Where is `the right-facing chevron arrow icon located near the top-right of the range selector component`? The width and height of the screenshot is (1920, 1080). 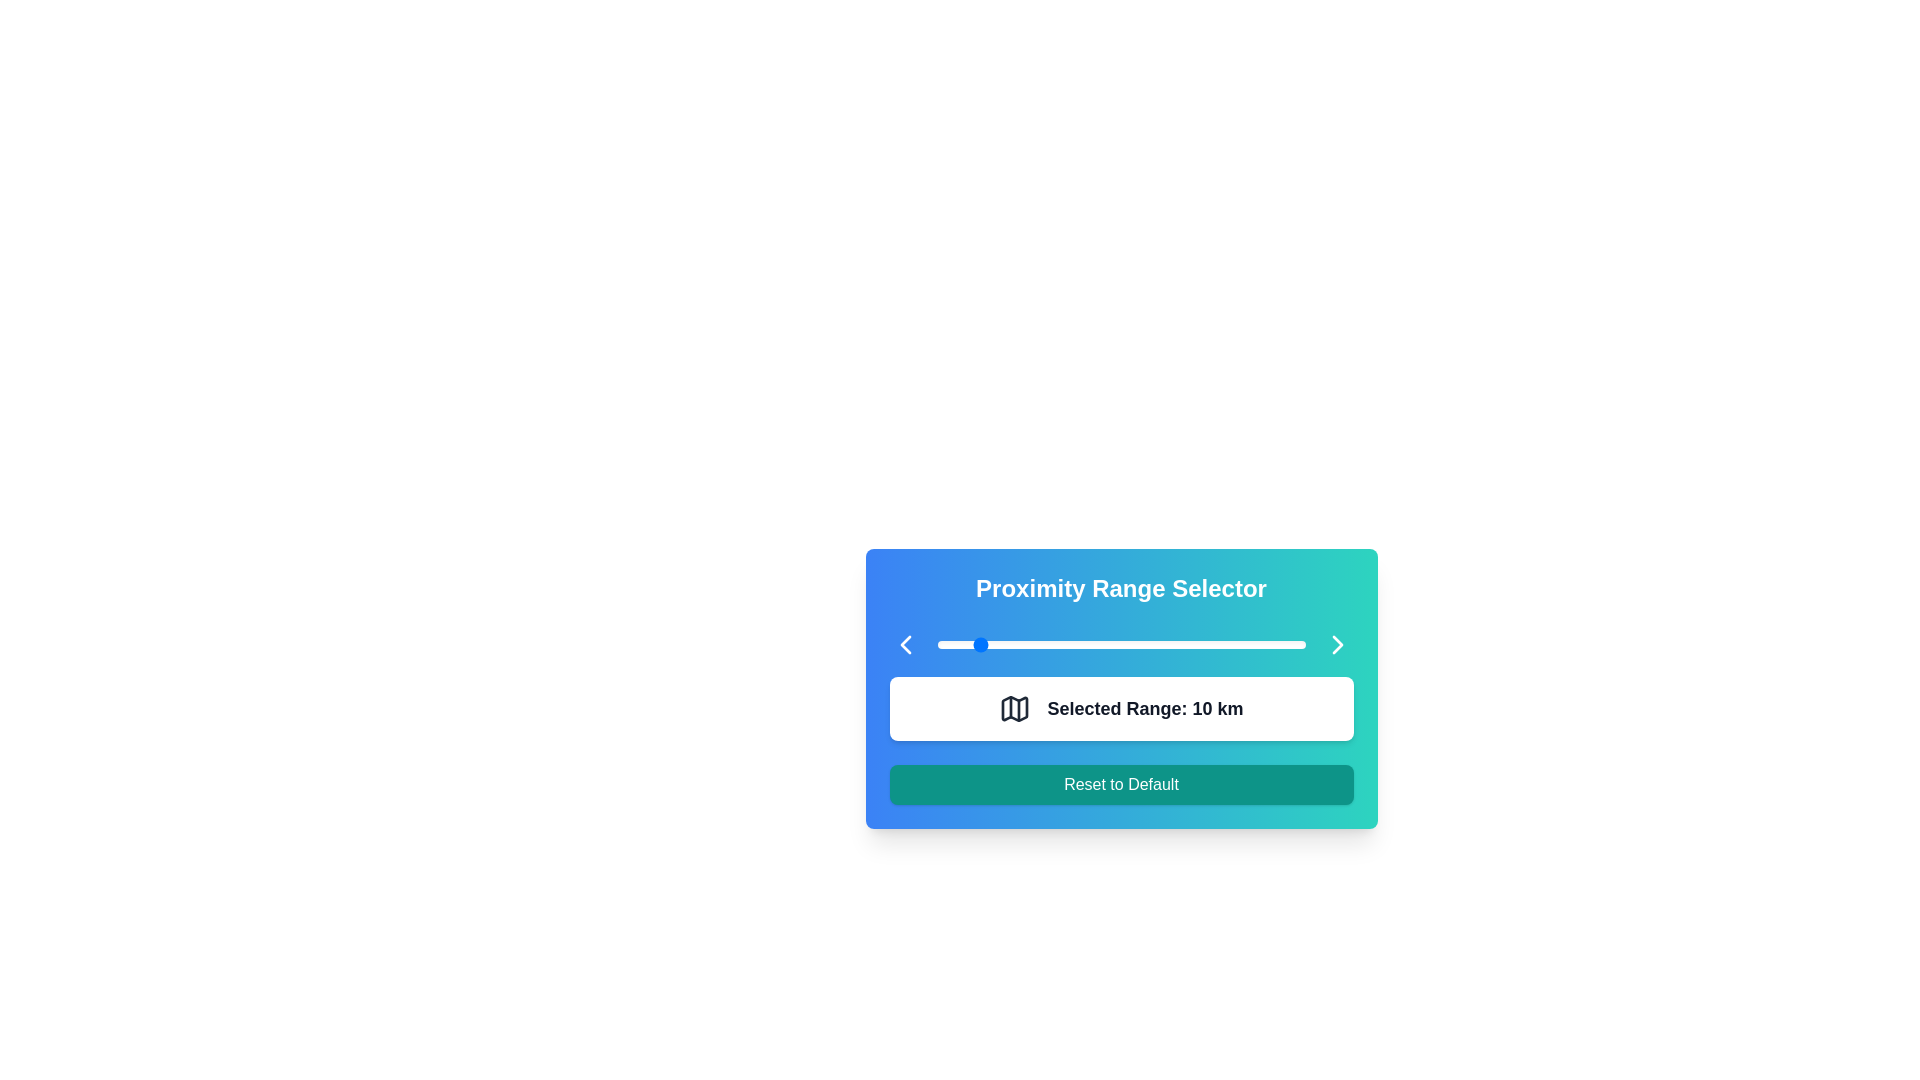 the right-facing chevron arrow icon located near the top-right of the range selector component is located at coordinates (1337, 644).